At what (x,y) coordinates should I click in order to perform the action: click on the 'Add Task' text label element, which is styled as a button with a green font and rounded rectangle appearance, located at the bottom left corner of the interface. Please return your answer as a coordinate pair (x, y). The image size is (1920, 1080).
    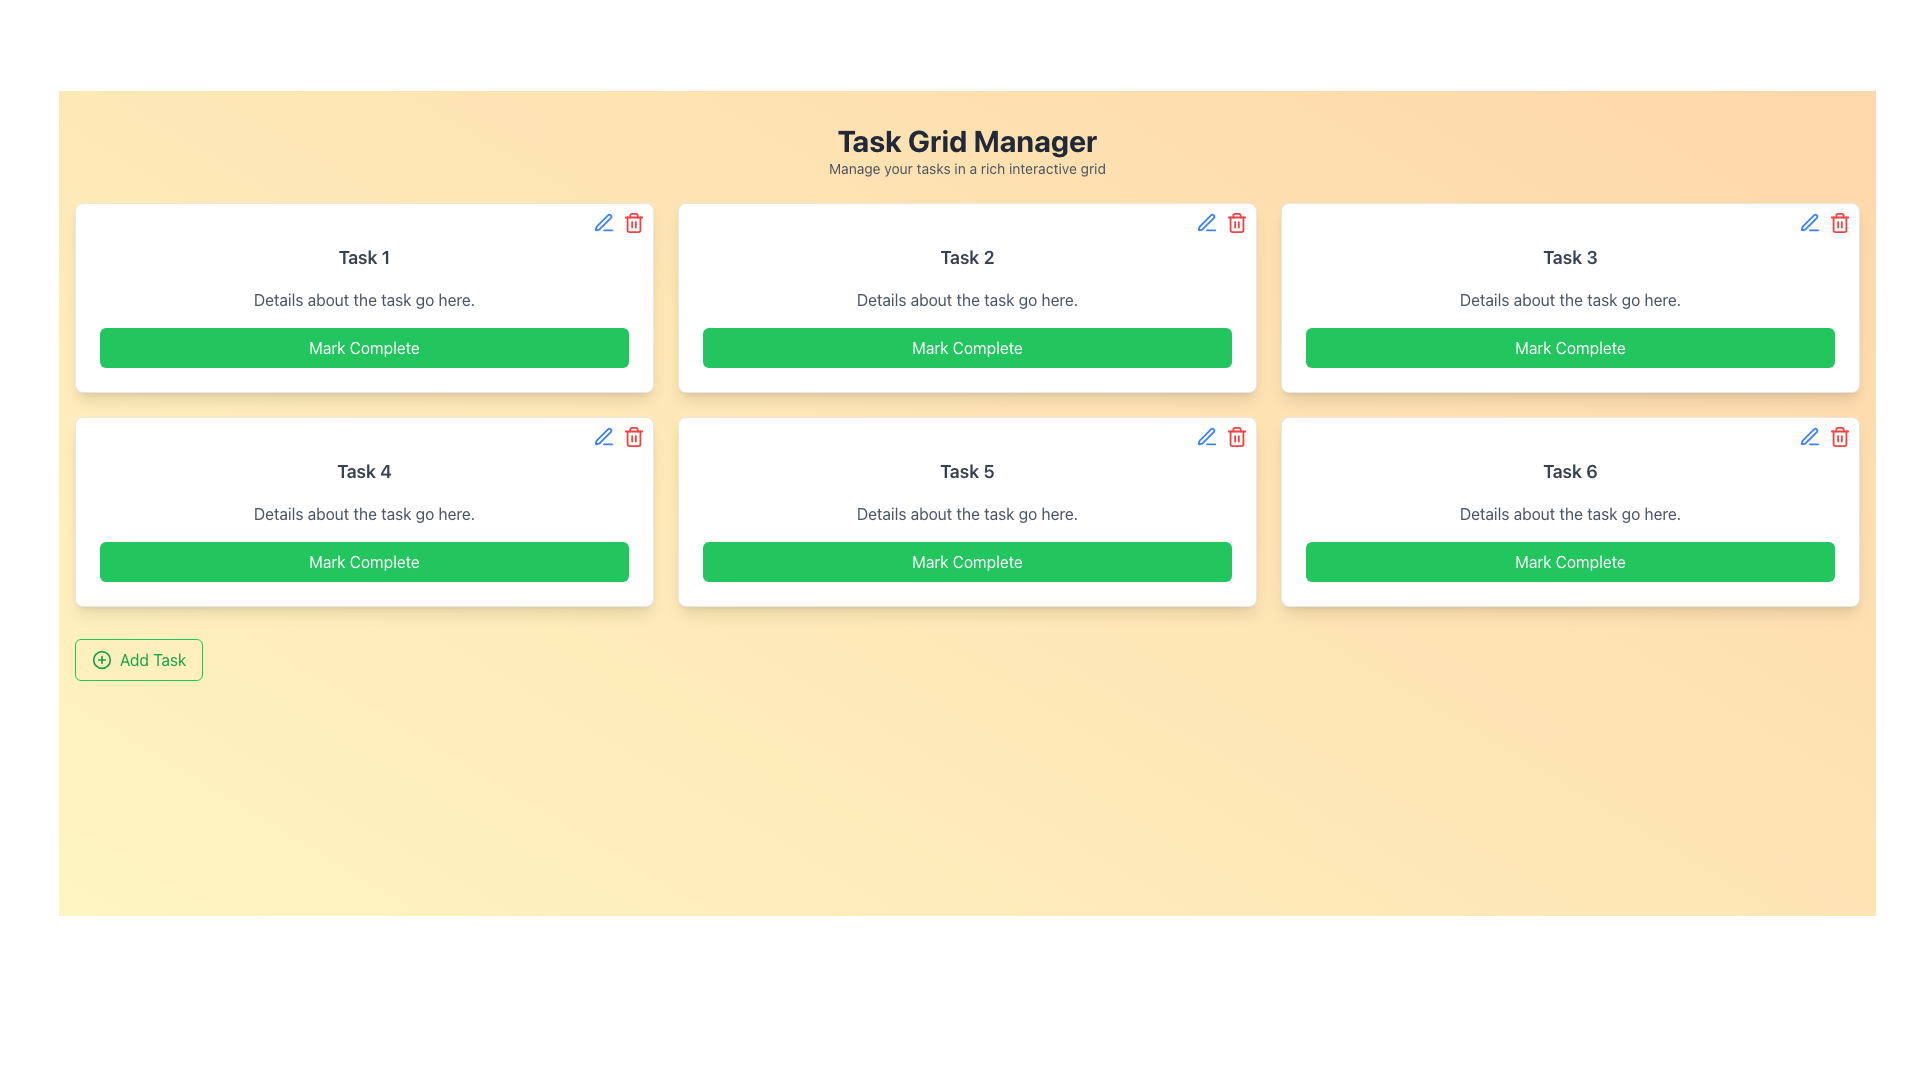
    Looking at the image, I should click on (152, 659).